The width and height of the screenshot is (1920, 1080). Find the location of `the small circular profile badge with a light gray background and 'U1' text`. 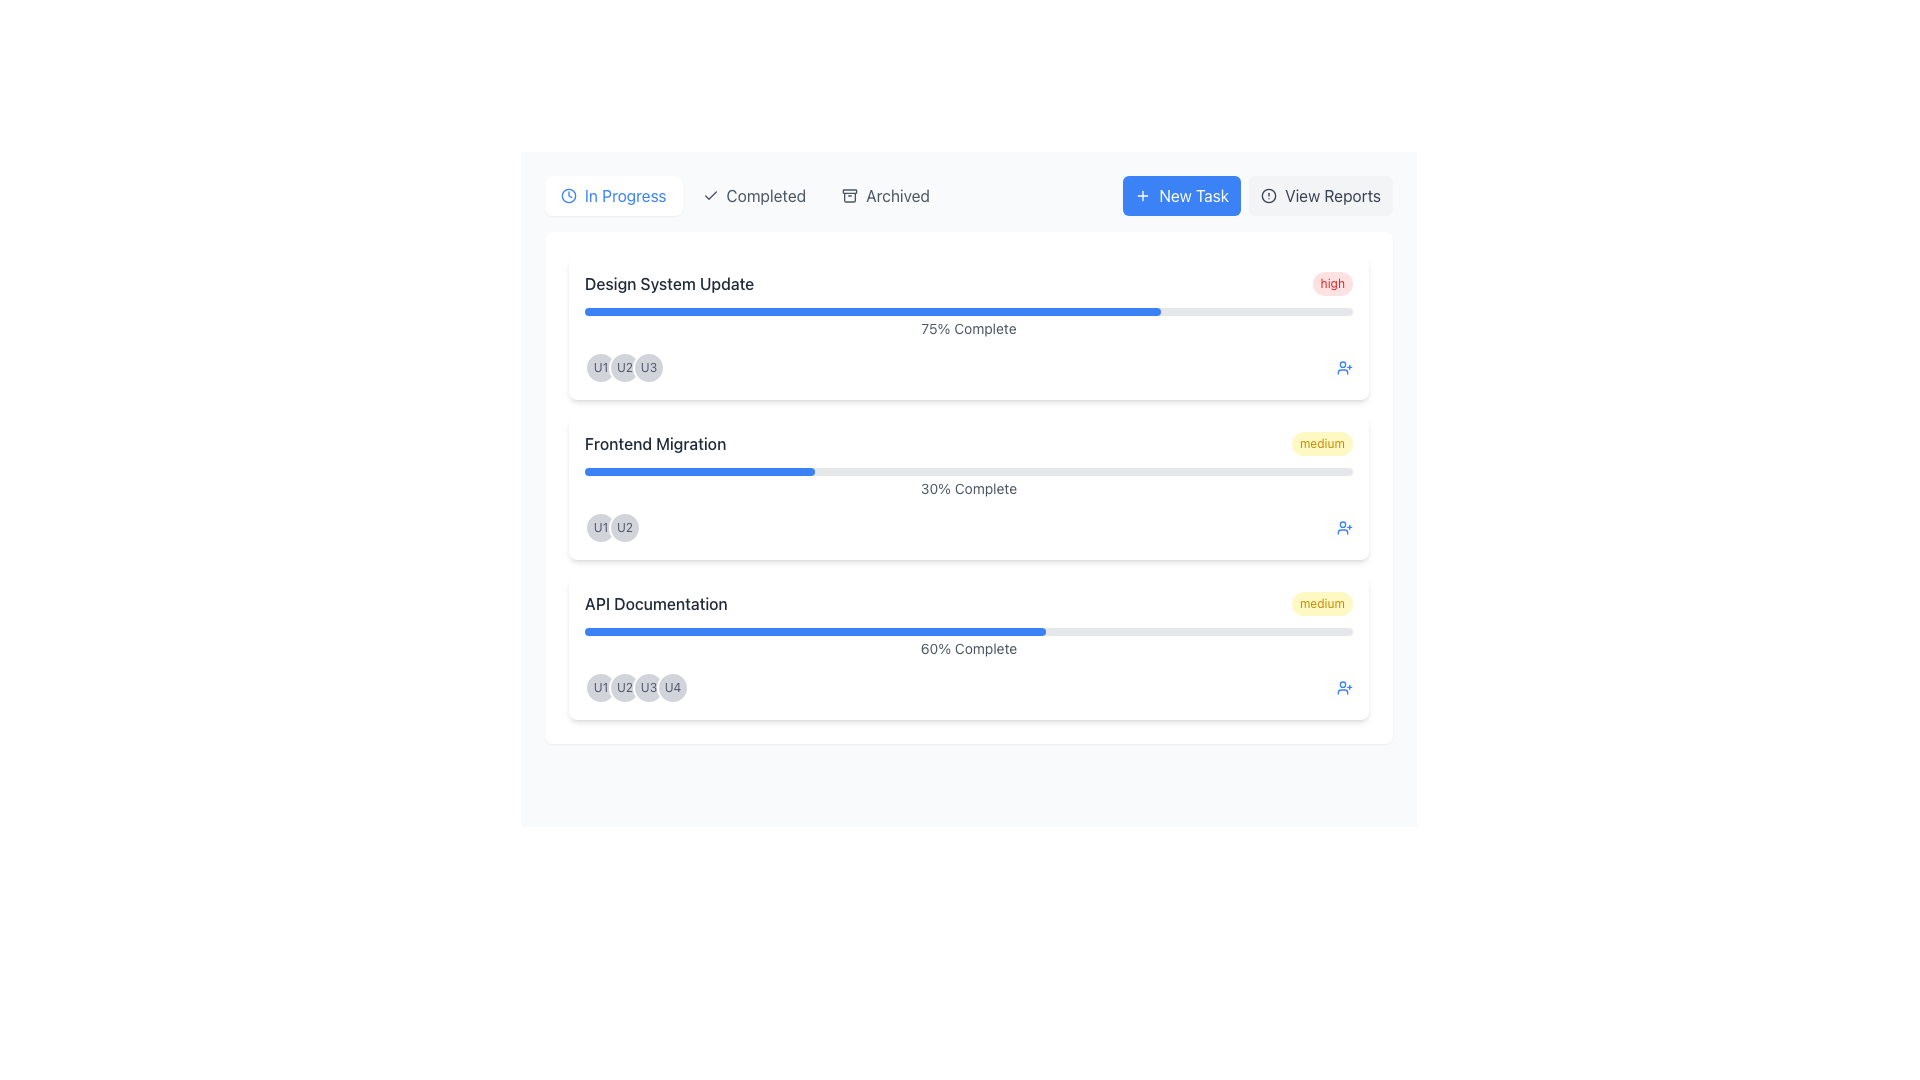

the small circular profile badge with a light gray background and 'U1' text is located at coordinates (599, 367).